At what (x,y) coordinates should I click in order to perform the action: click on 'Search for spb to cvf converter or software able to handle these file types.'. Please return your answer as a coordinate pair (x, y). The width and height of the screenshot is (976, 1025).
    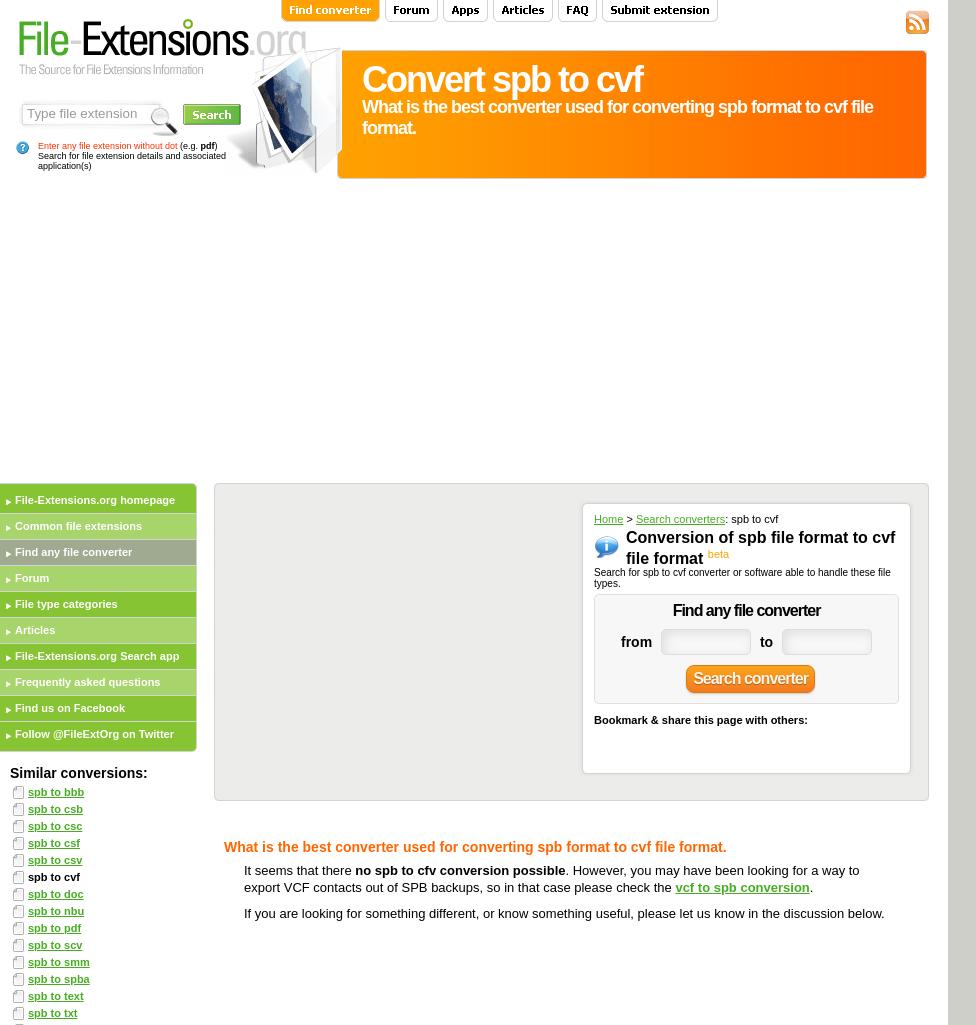
    Looking at the image, I should click on (741, 577).